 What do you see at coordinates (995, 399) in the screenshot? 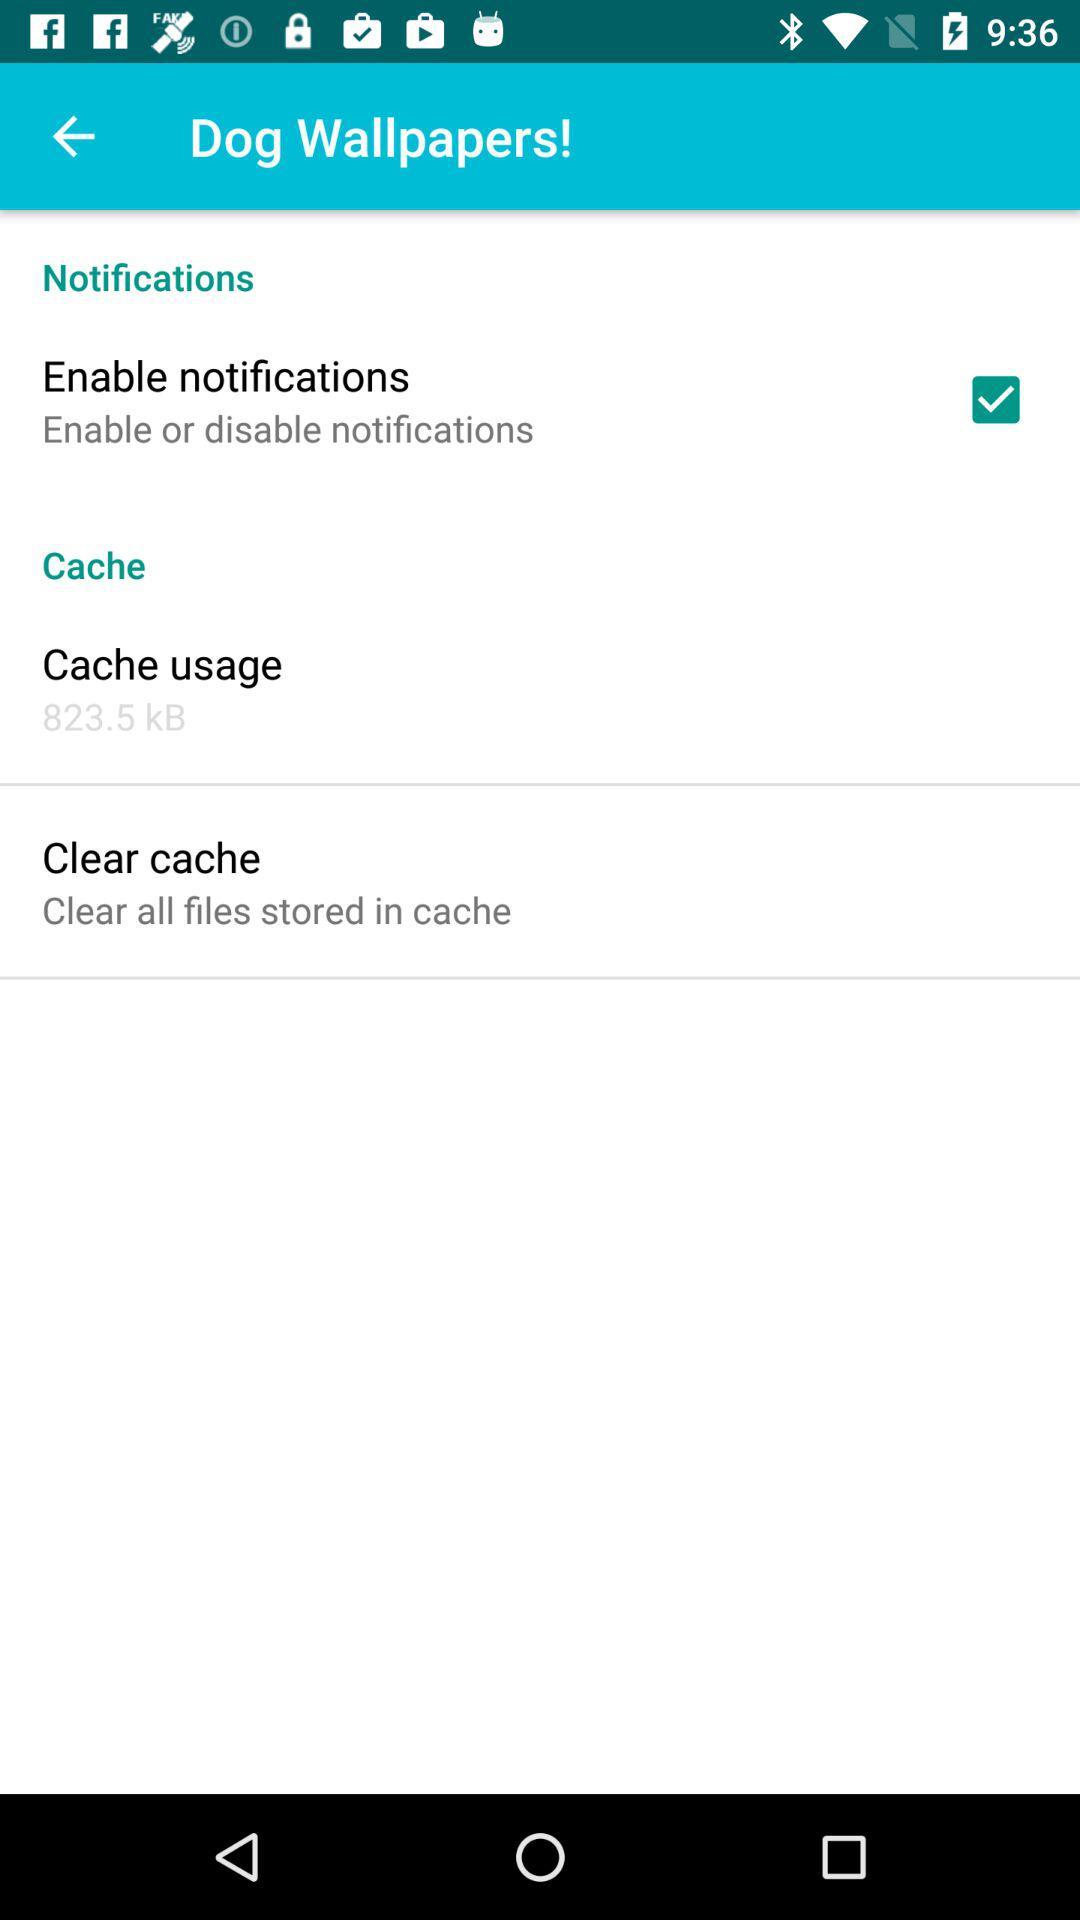
I see `check box` at bounding box center [995, 399].